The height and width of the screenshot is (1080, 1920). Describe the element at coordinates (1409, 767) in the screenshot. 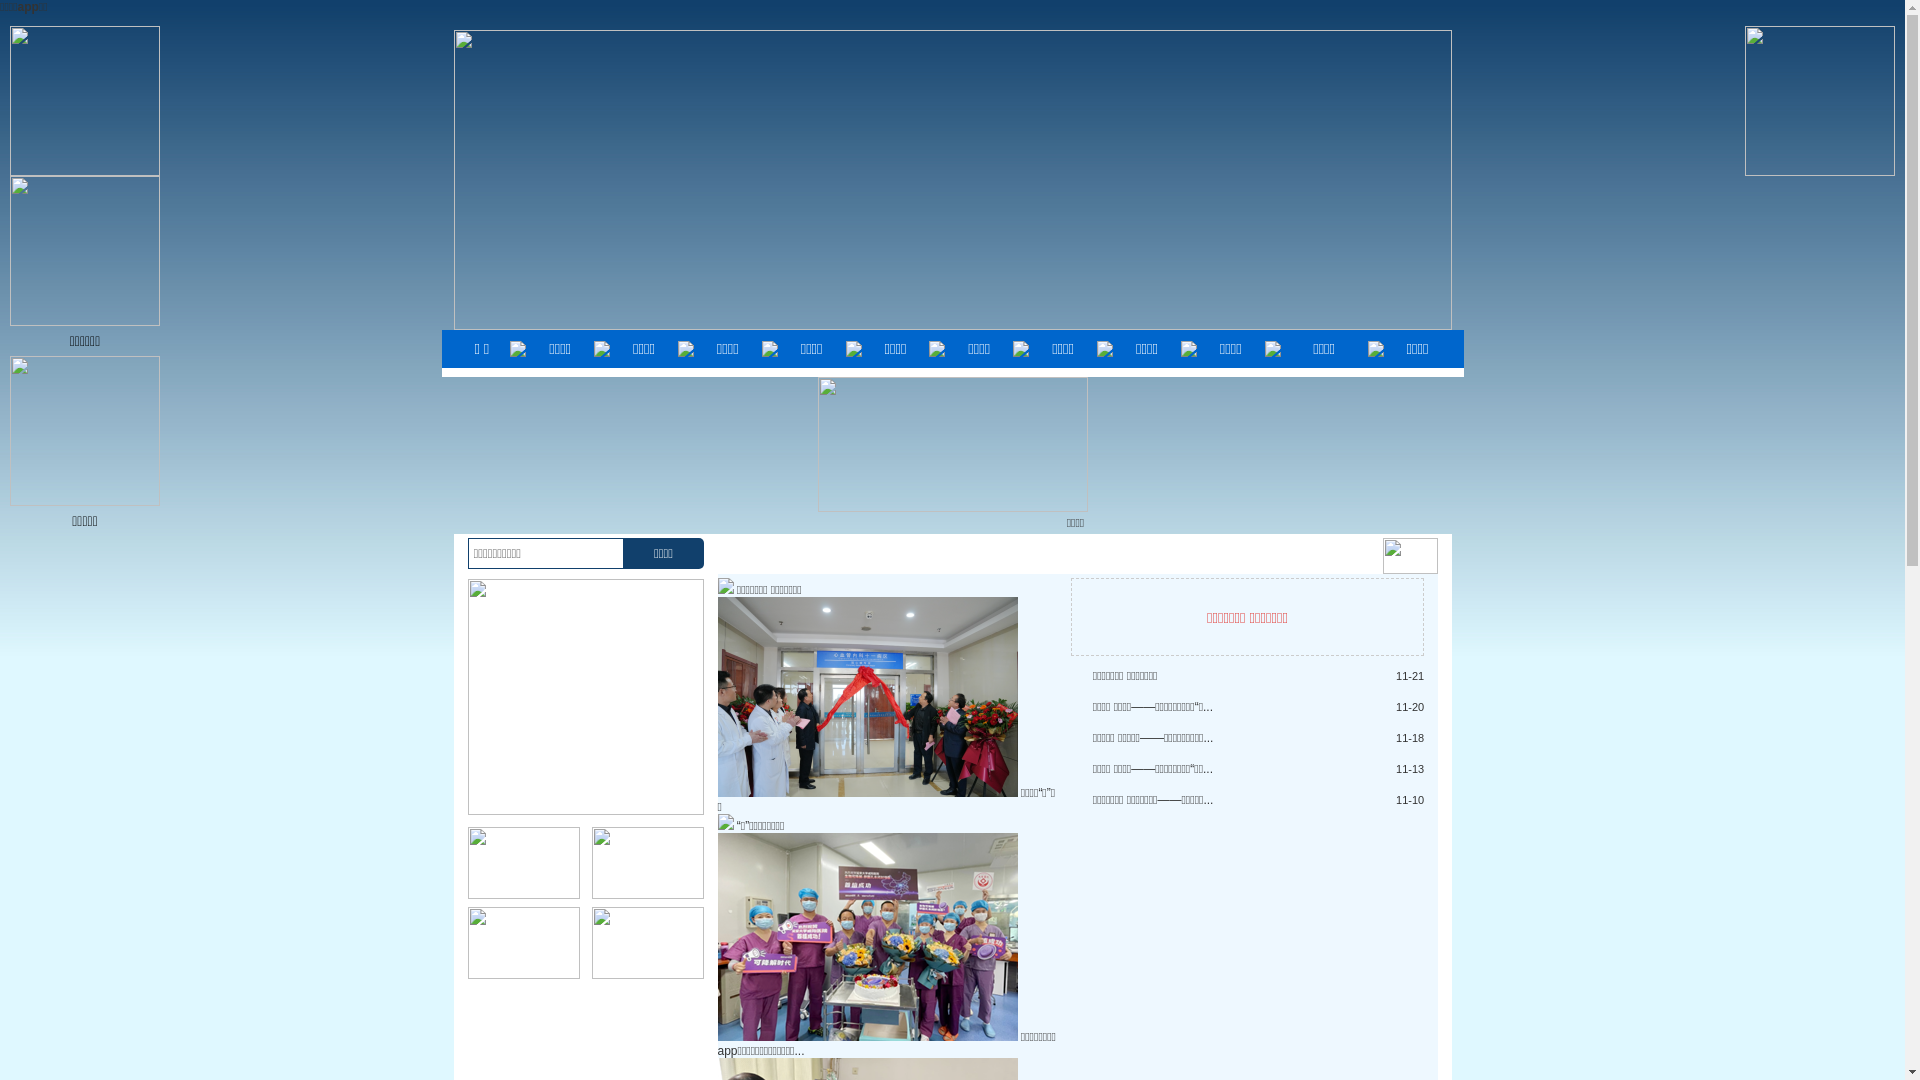

I see `'11-13'` at that location.